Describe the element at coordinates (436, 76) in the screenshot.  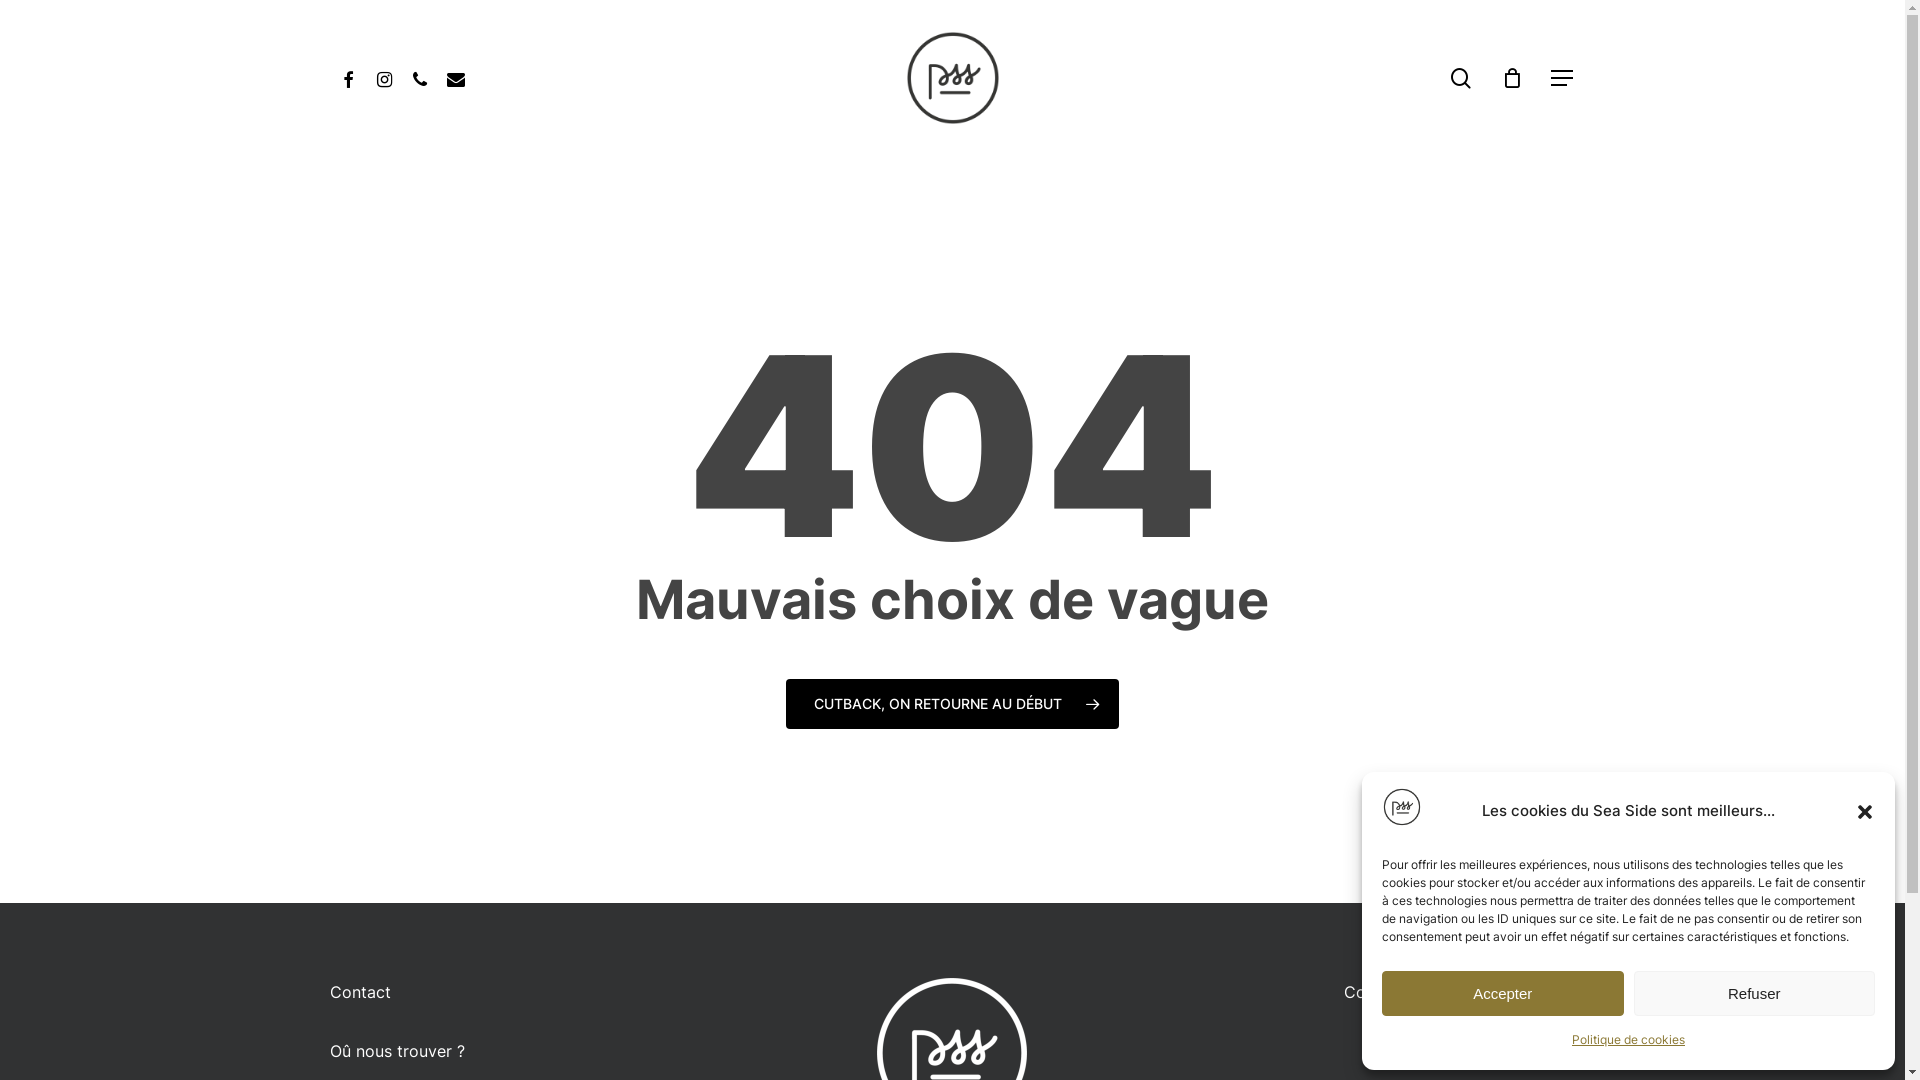
I see `'email'` at that location.